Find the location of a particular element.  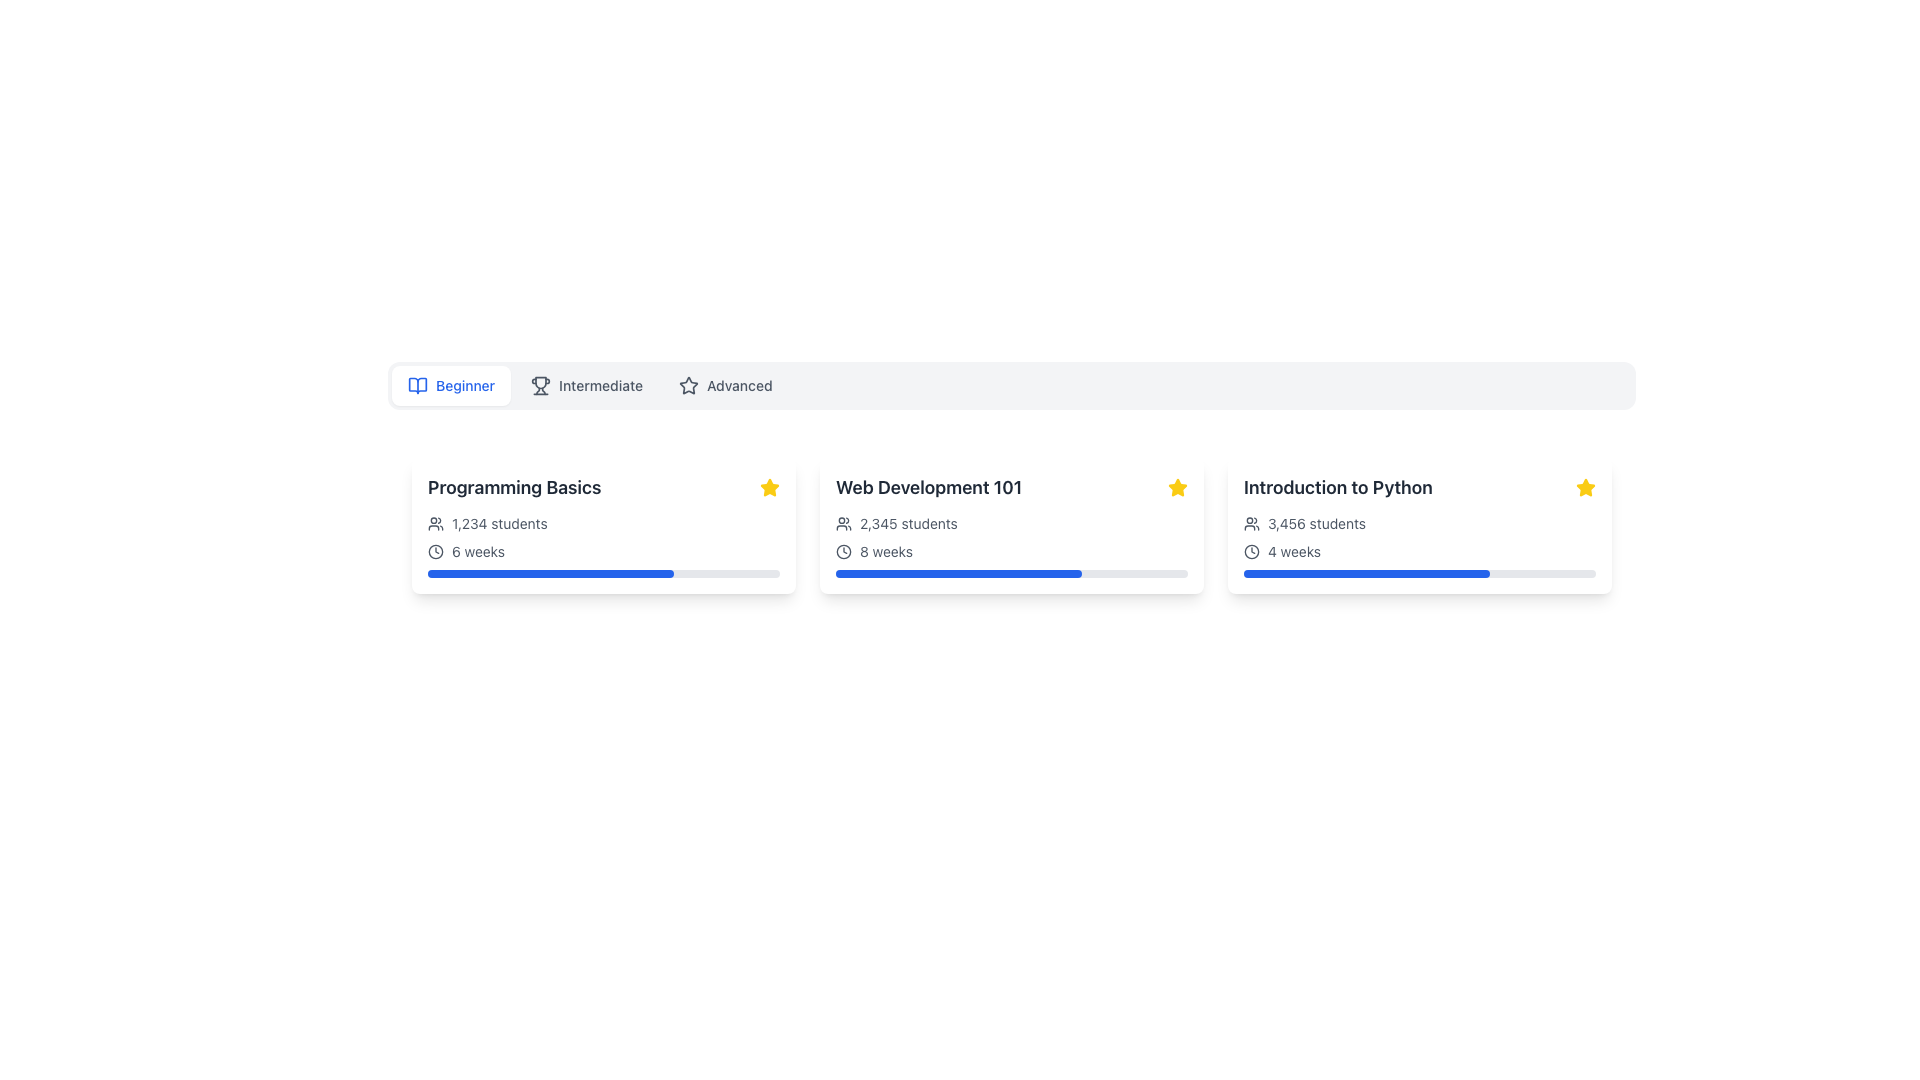

the SVG circle component of the clock illustration that visually conveys the idea of time, located adjacent to the text '6 weeks' is located at coordinates (1251, 551).